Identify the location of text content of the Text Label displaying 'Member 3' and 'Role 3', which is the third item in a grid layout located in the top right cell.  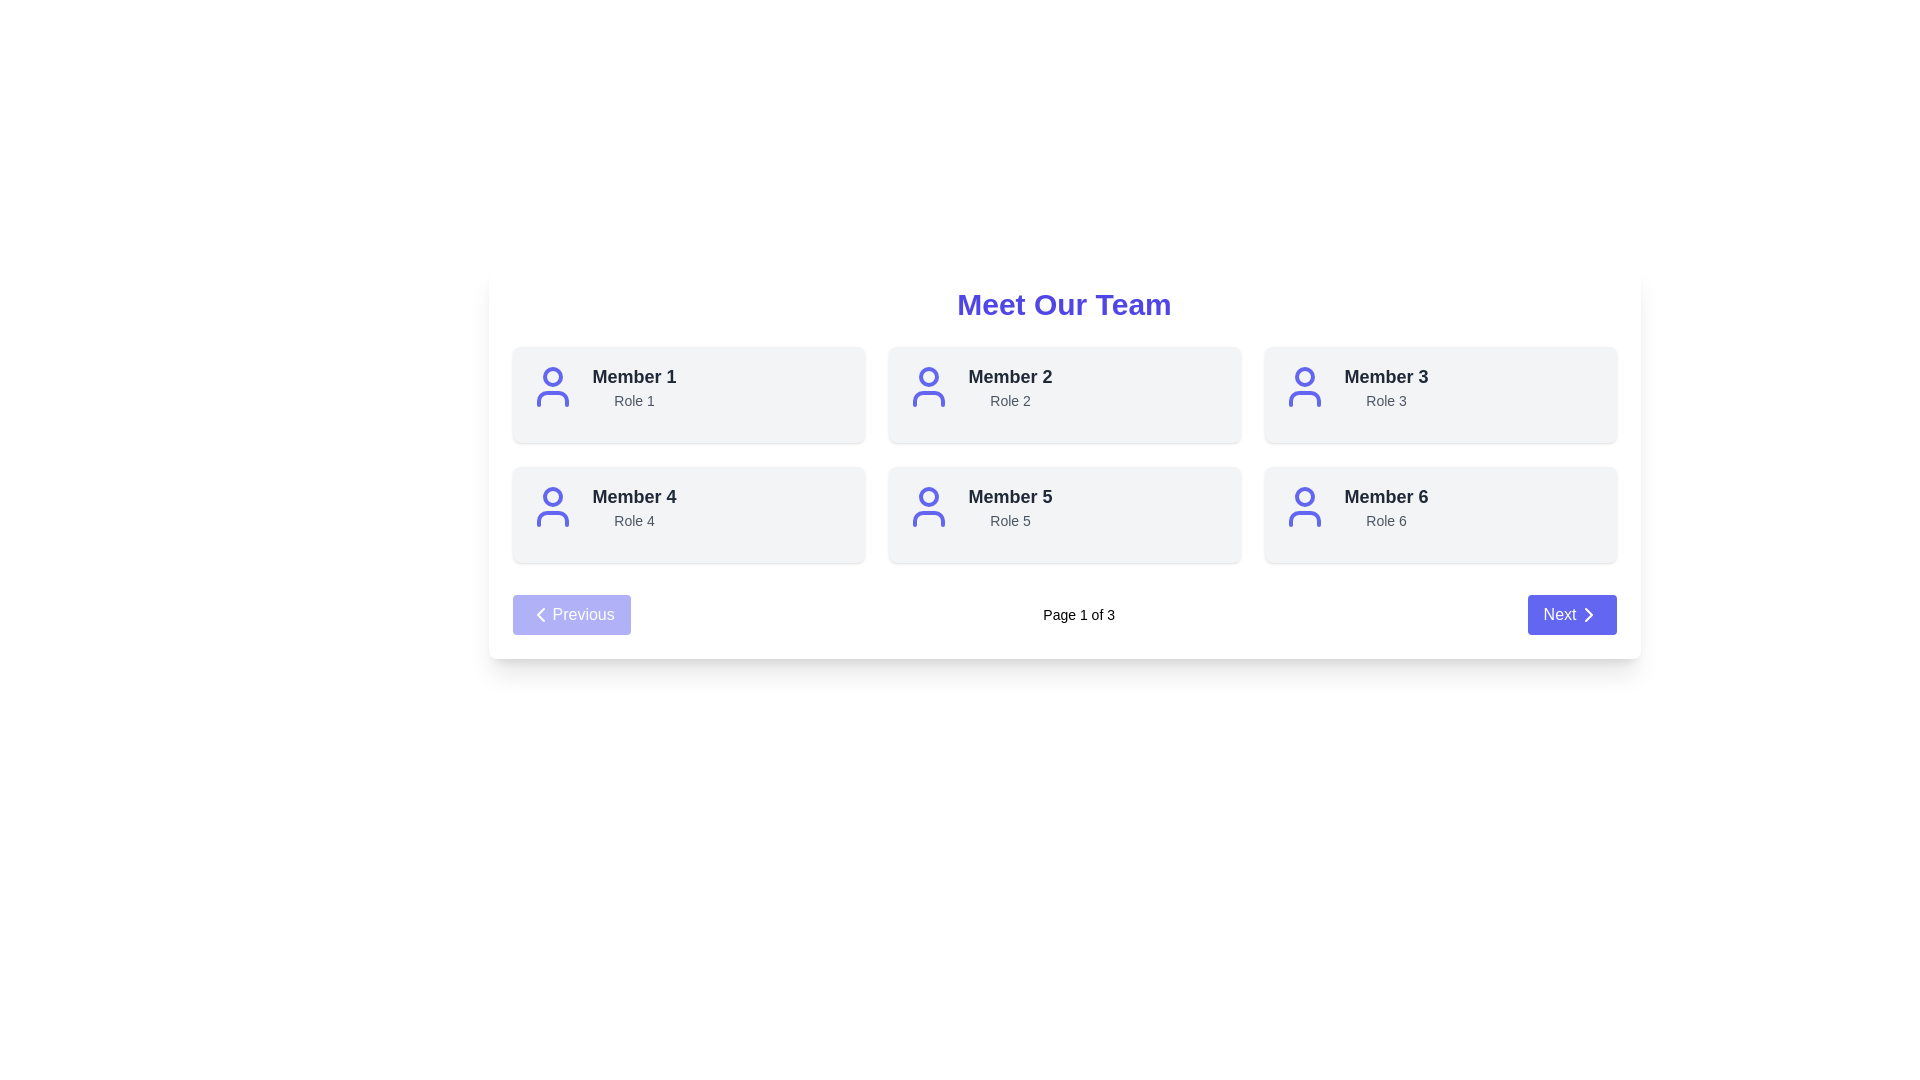
(1385, 386).